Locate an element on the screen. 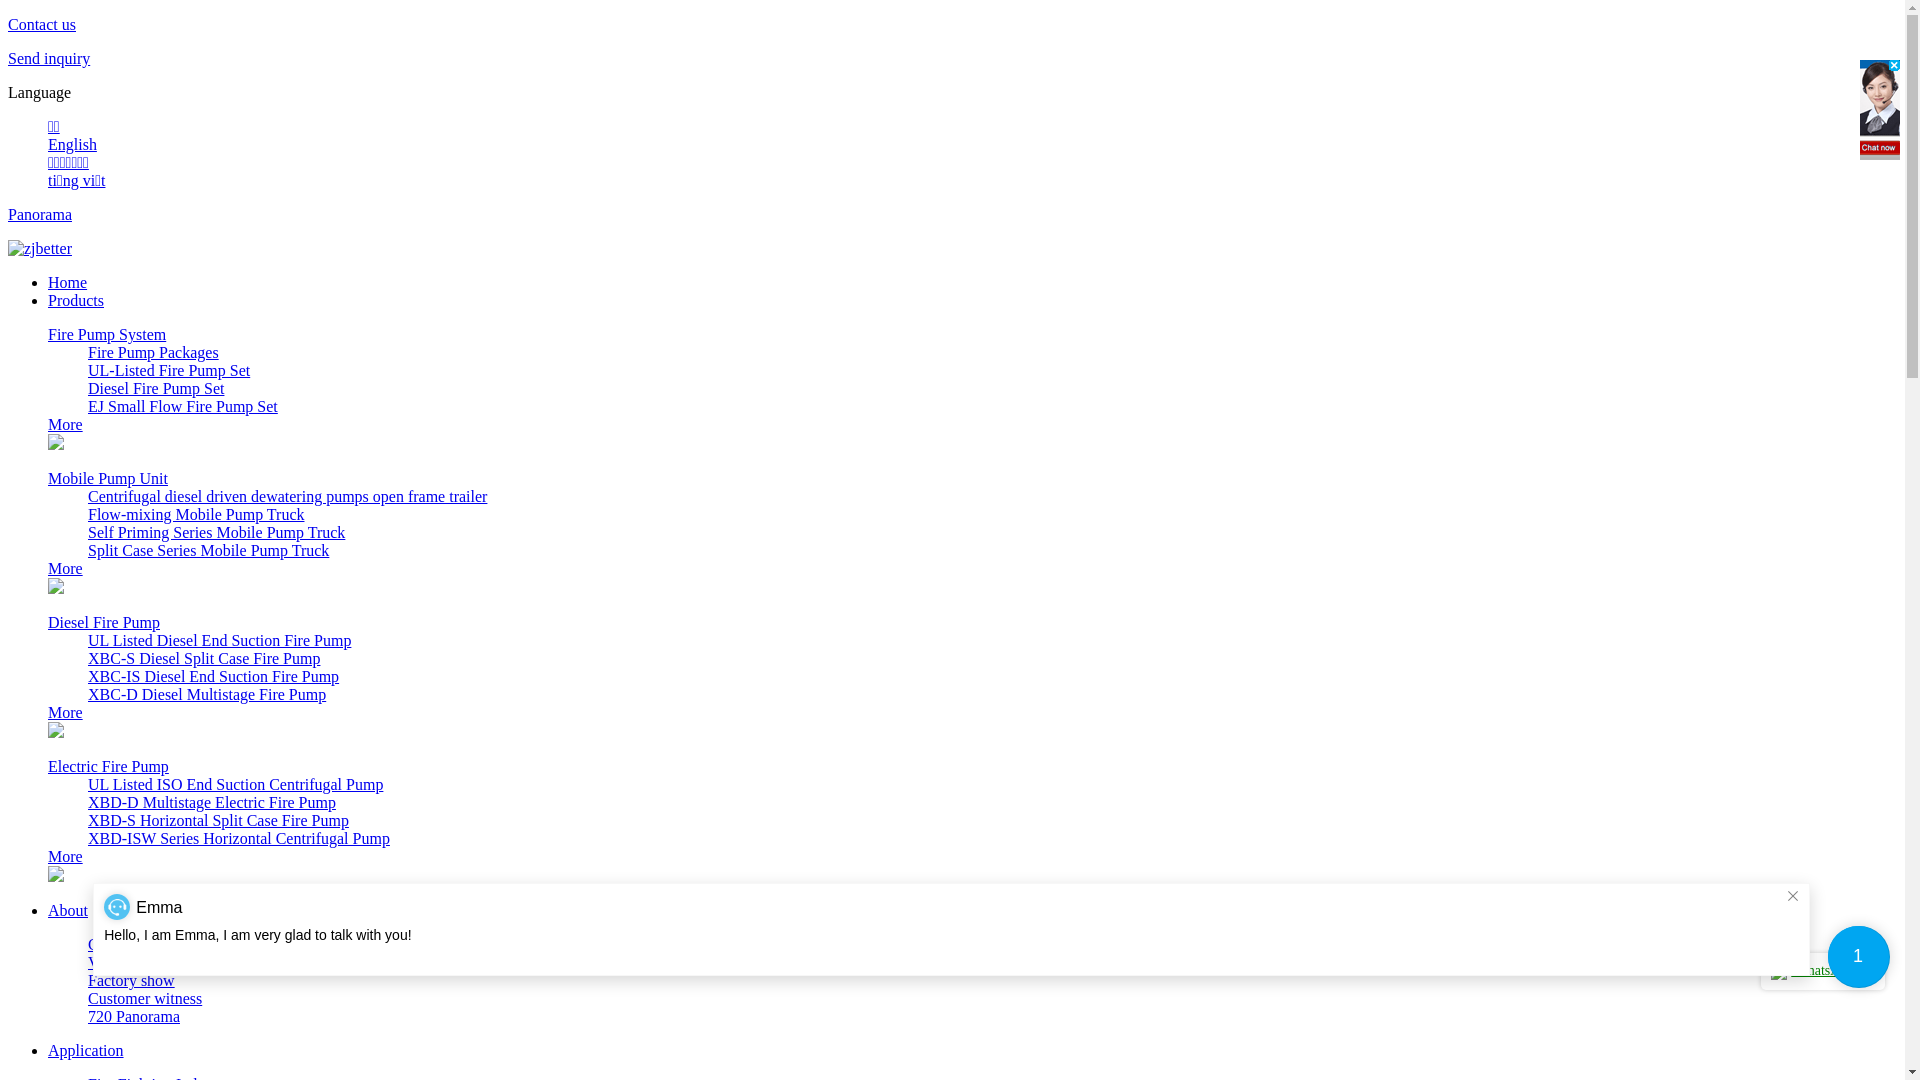  'English' is located at coordinates (72, 143).